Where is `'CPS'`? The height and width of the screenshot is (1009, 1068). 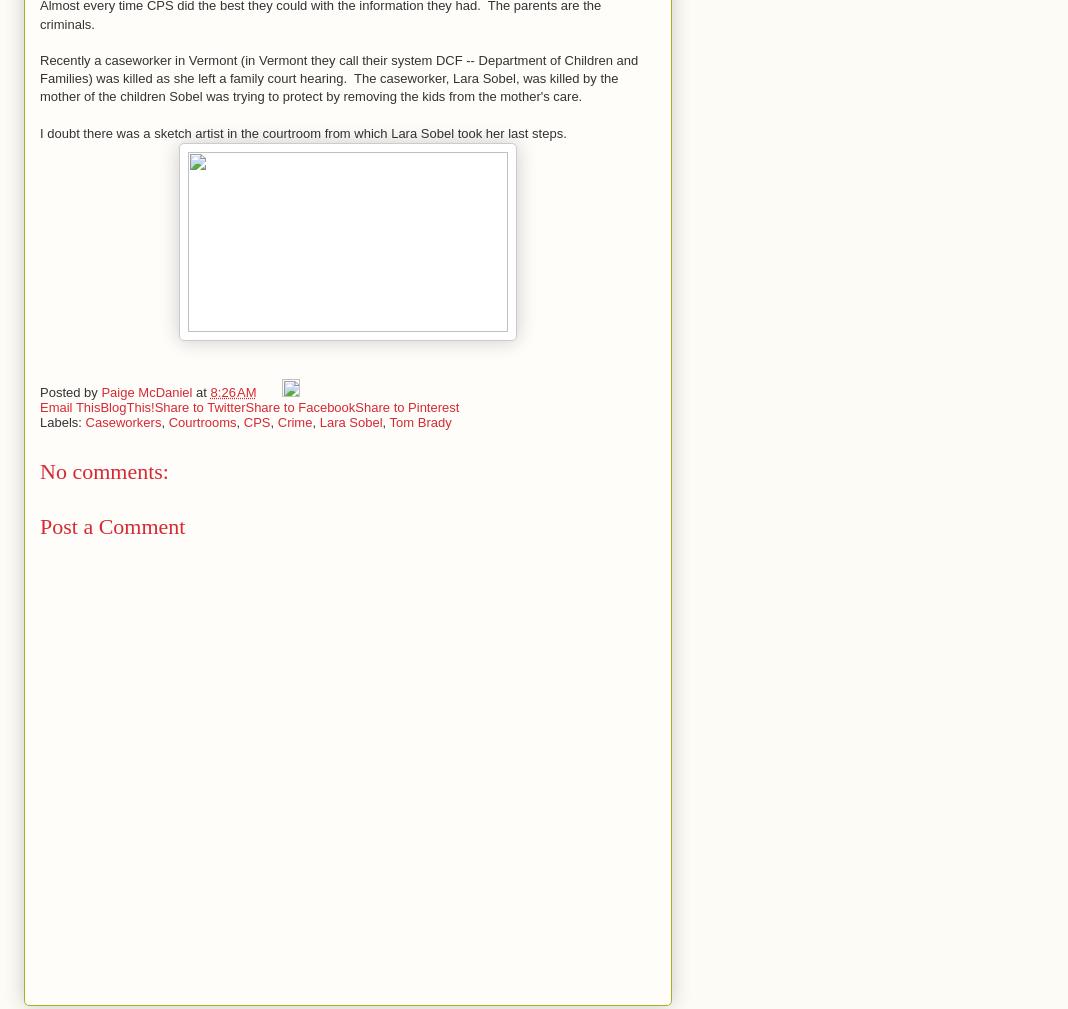
'CPS' is located at coordinates (256, 420).